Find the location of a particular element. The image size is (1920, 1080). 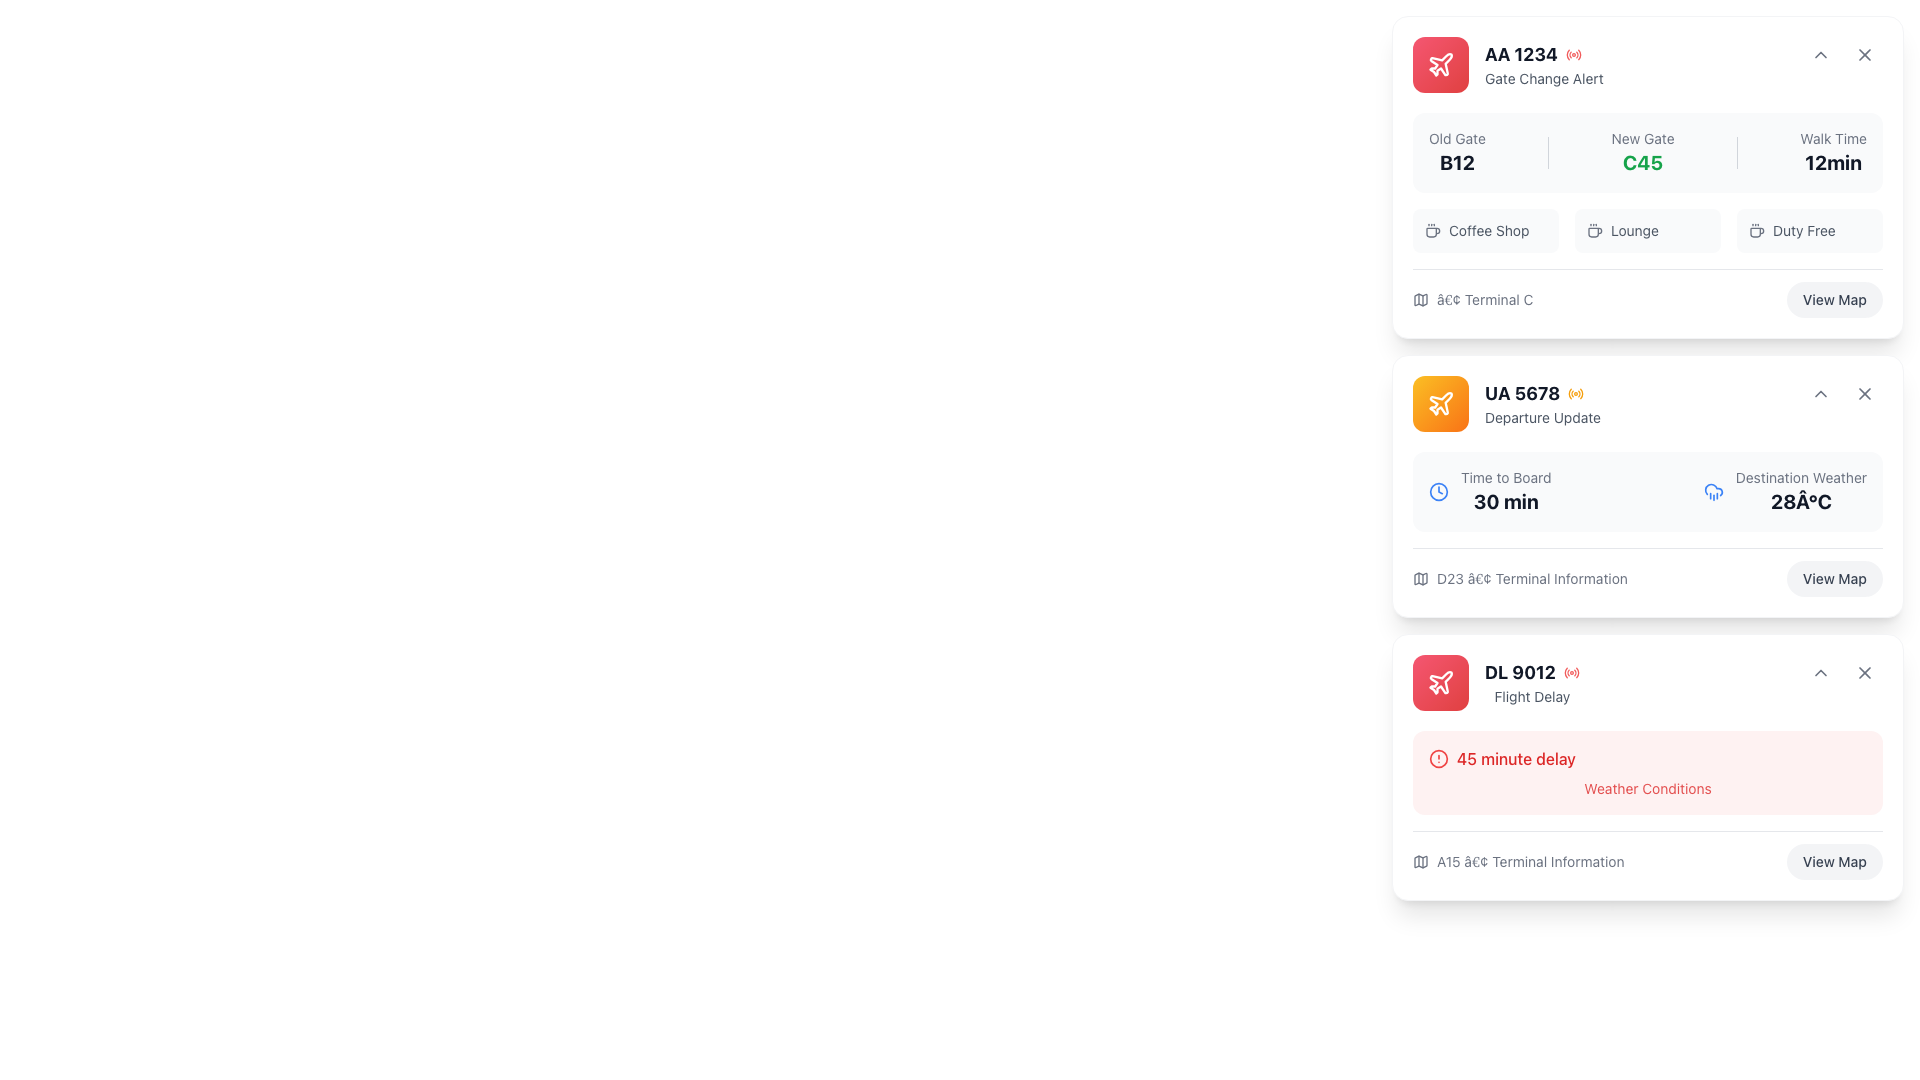

the flight details card displaying information including departure updates and terminal information, which is located below the 'AA 1234' card in the vertical list is located at coordinates (1647, 486).